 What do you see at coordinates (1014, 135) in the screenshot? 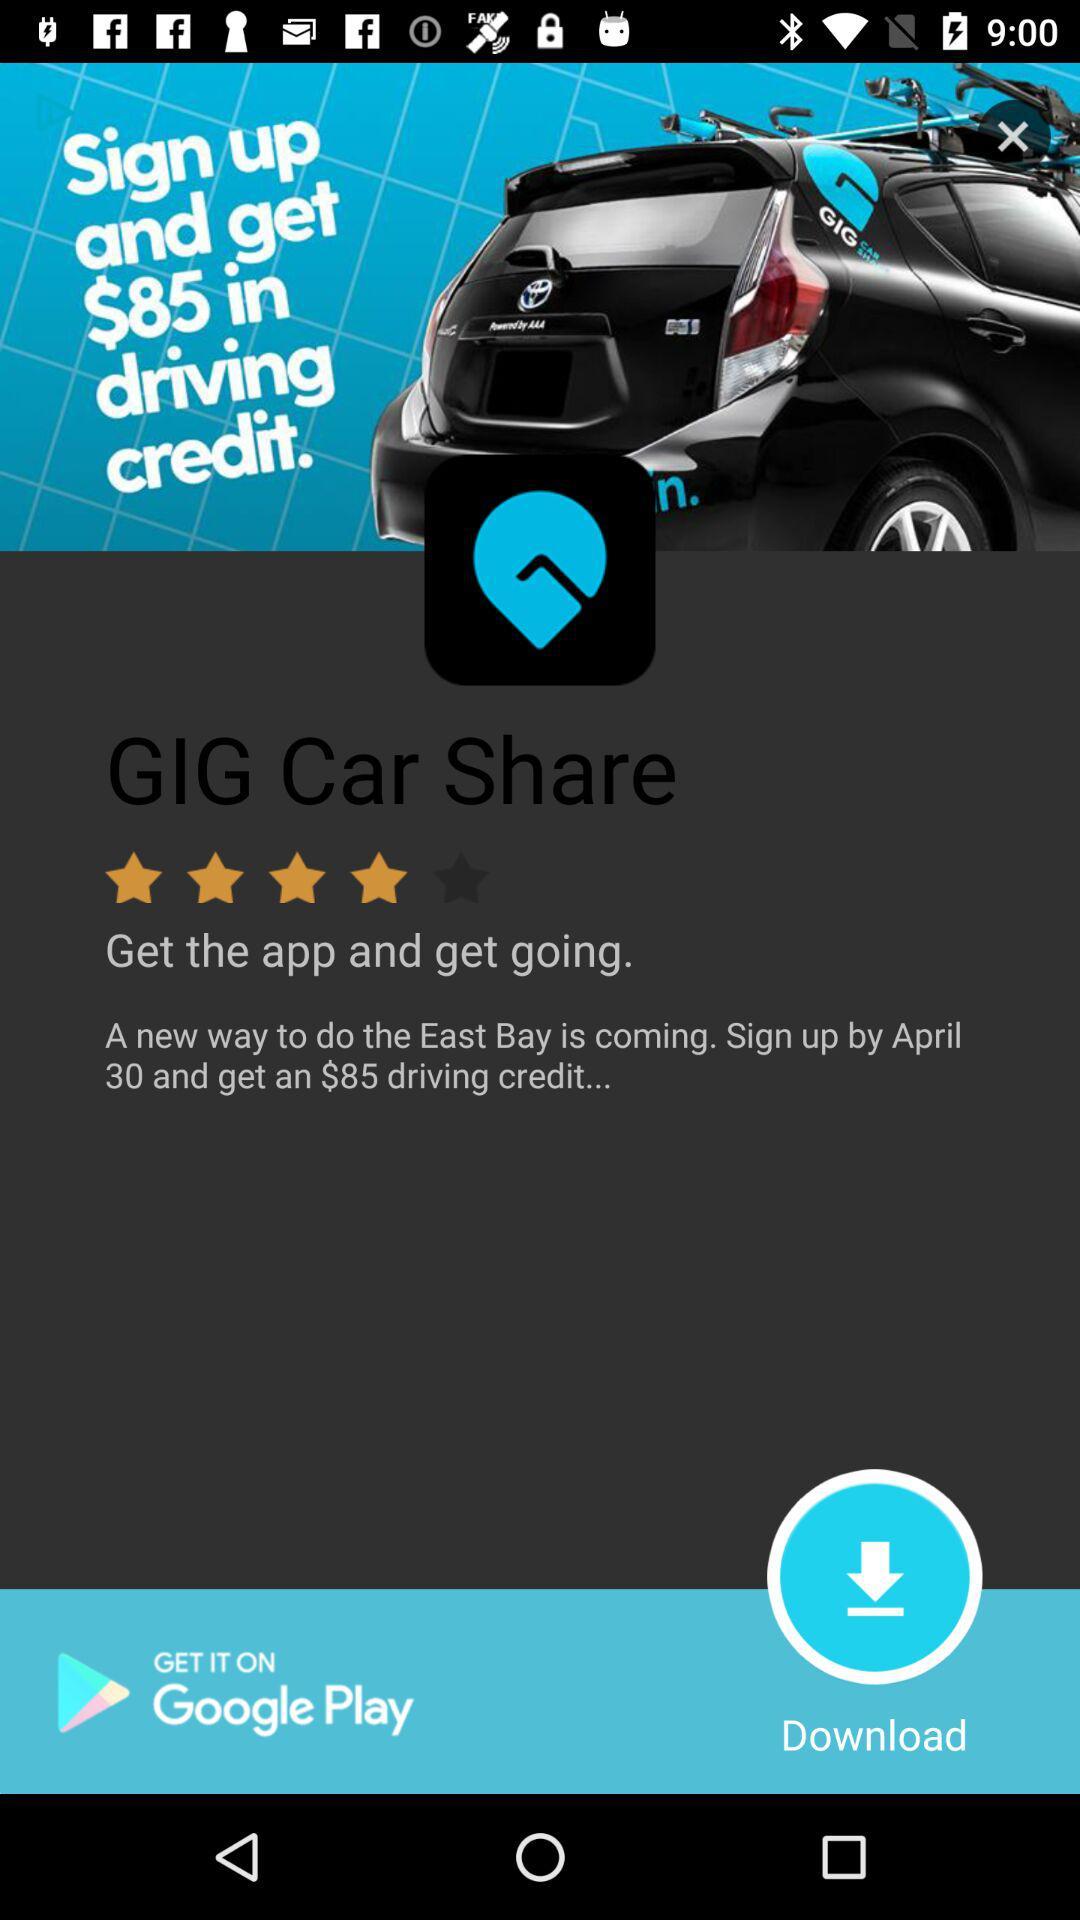
I see `the close icon` at bounding box center [1014, 135].